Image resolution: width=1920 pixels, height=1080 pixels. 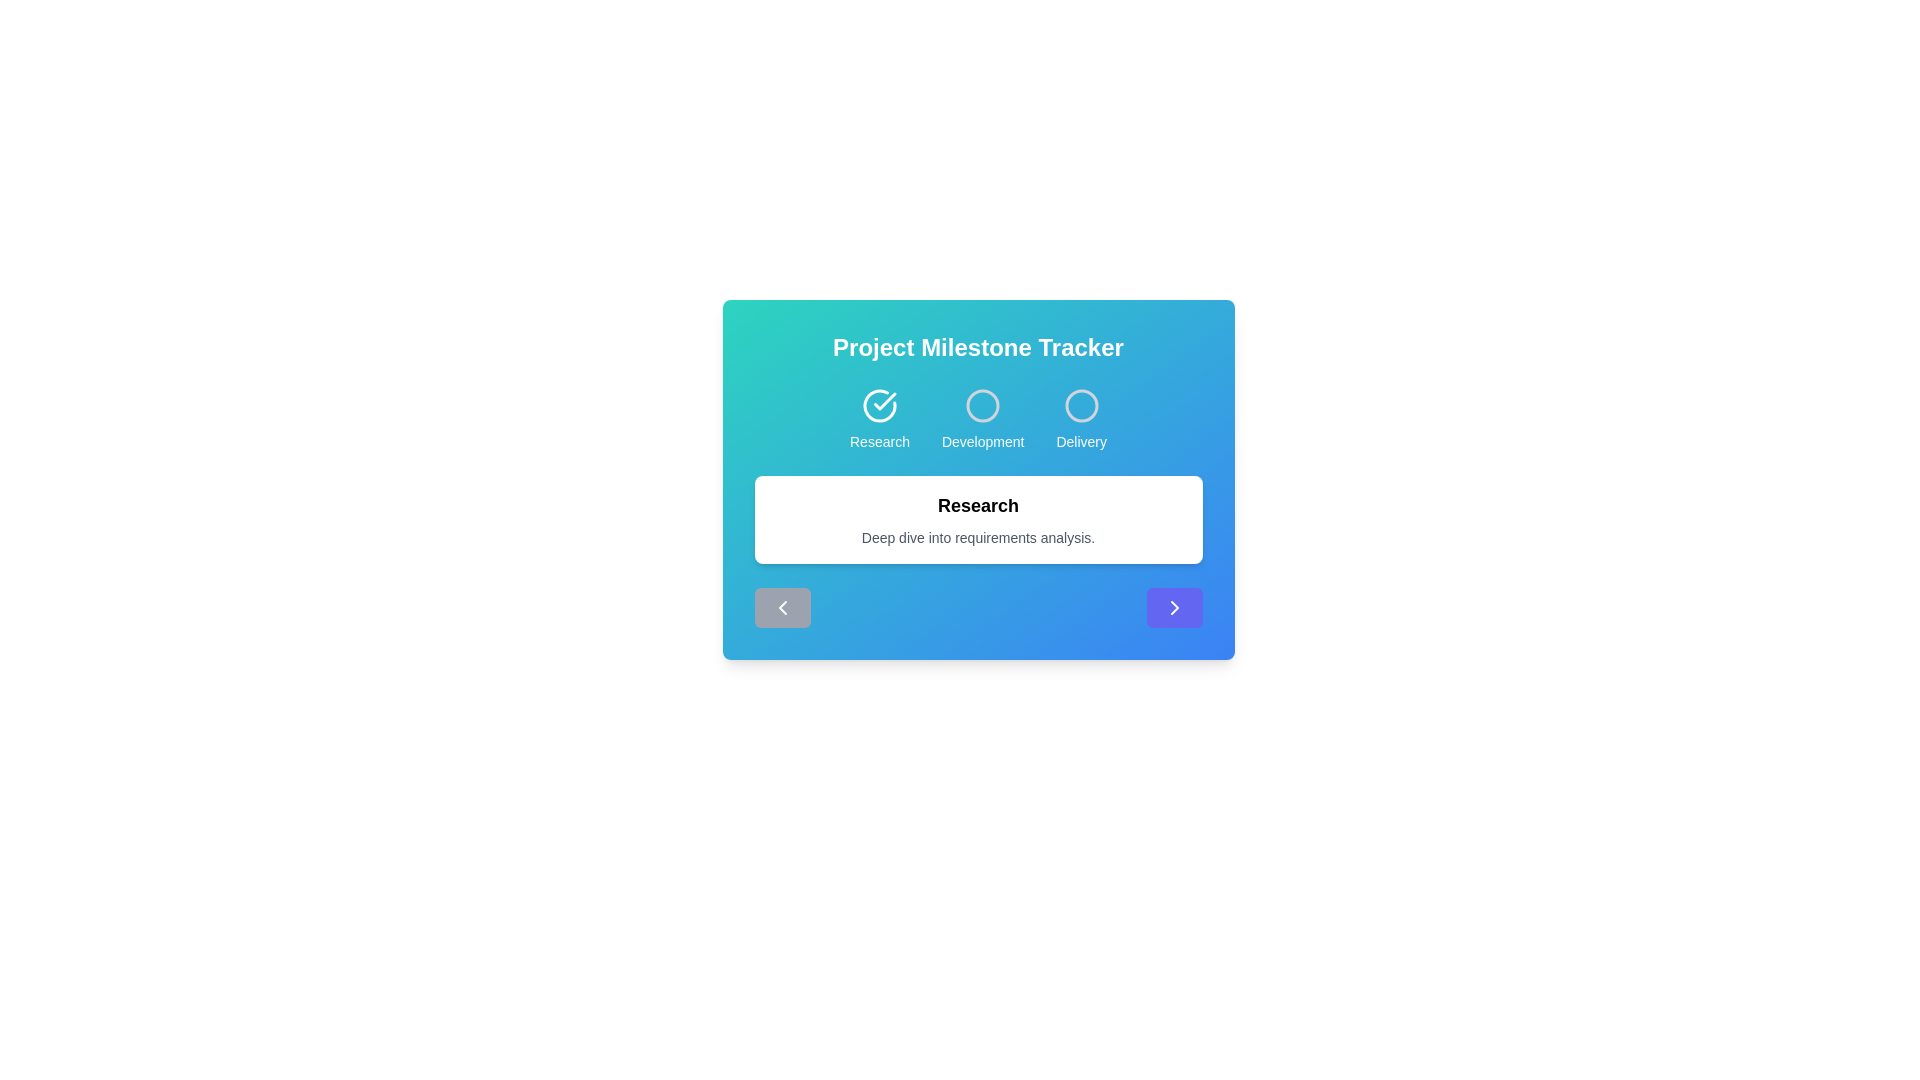 I want to click on the current or completed status of the 'Research' milestone, so click(x=879, y=405).